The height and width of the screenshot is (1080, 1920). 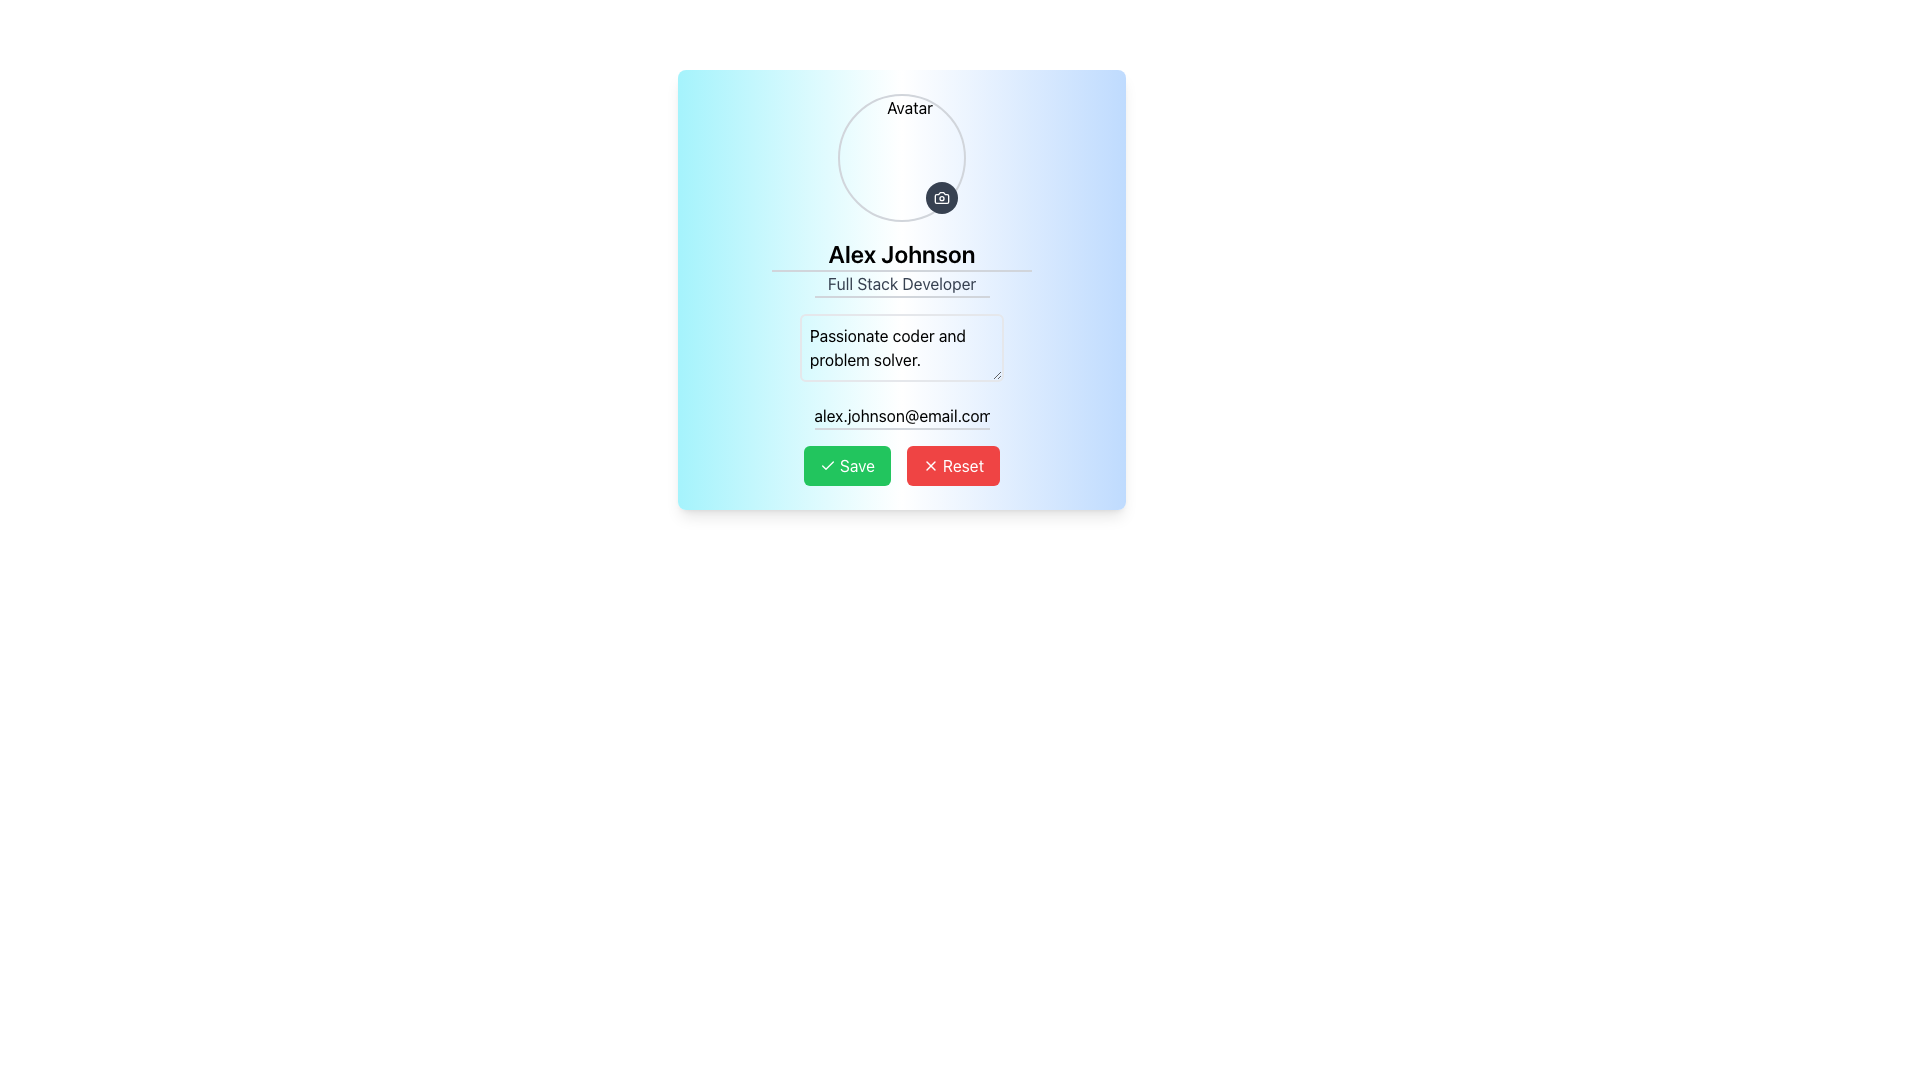 I want to click on the 'Reset' button that contains the decorative 'X' icon, so click(x=930, y=466).